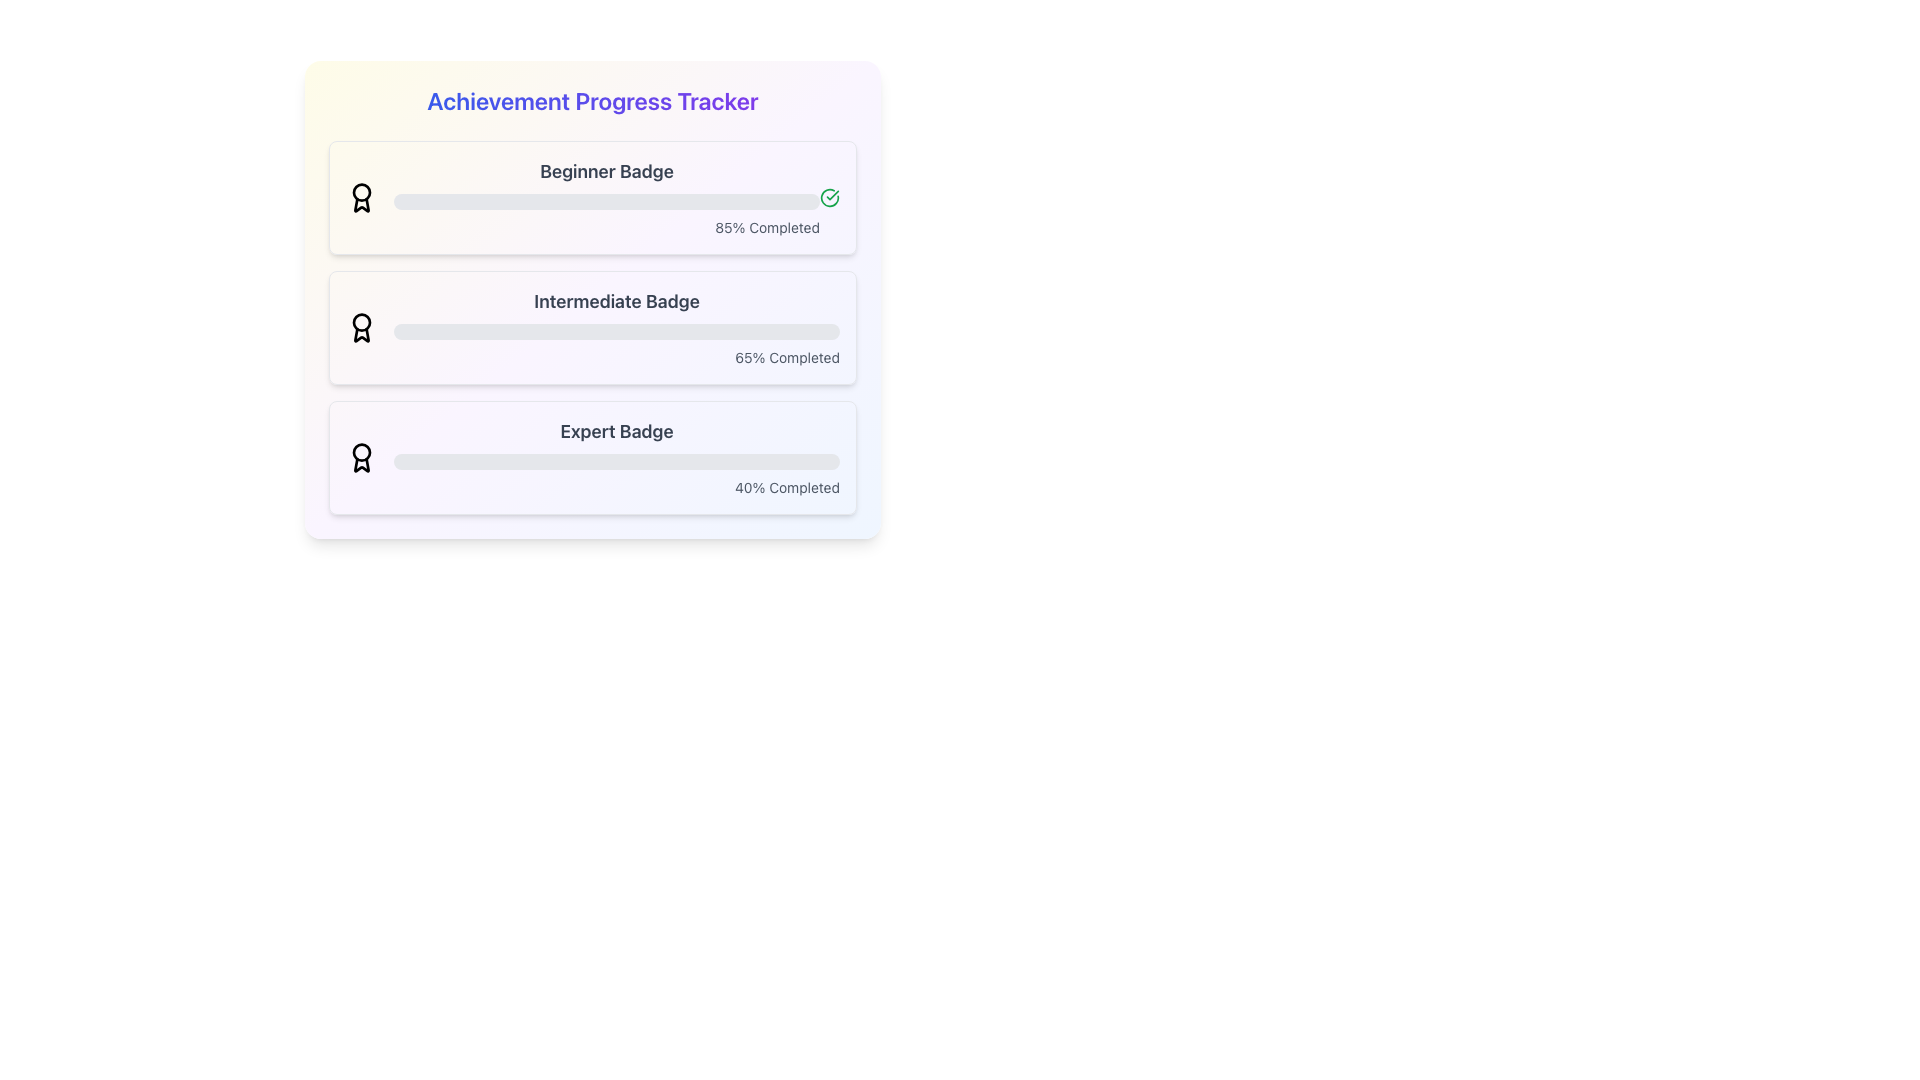  I want to click on the 'Expert Badge' icon located in the third card of the Achievement Progress Tracker section to visually represent the badge's identity, so click(361, 458).